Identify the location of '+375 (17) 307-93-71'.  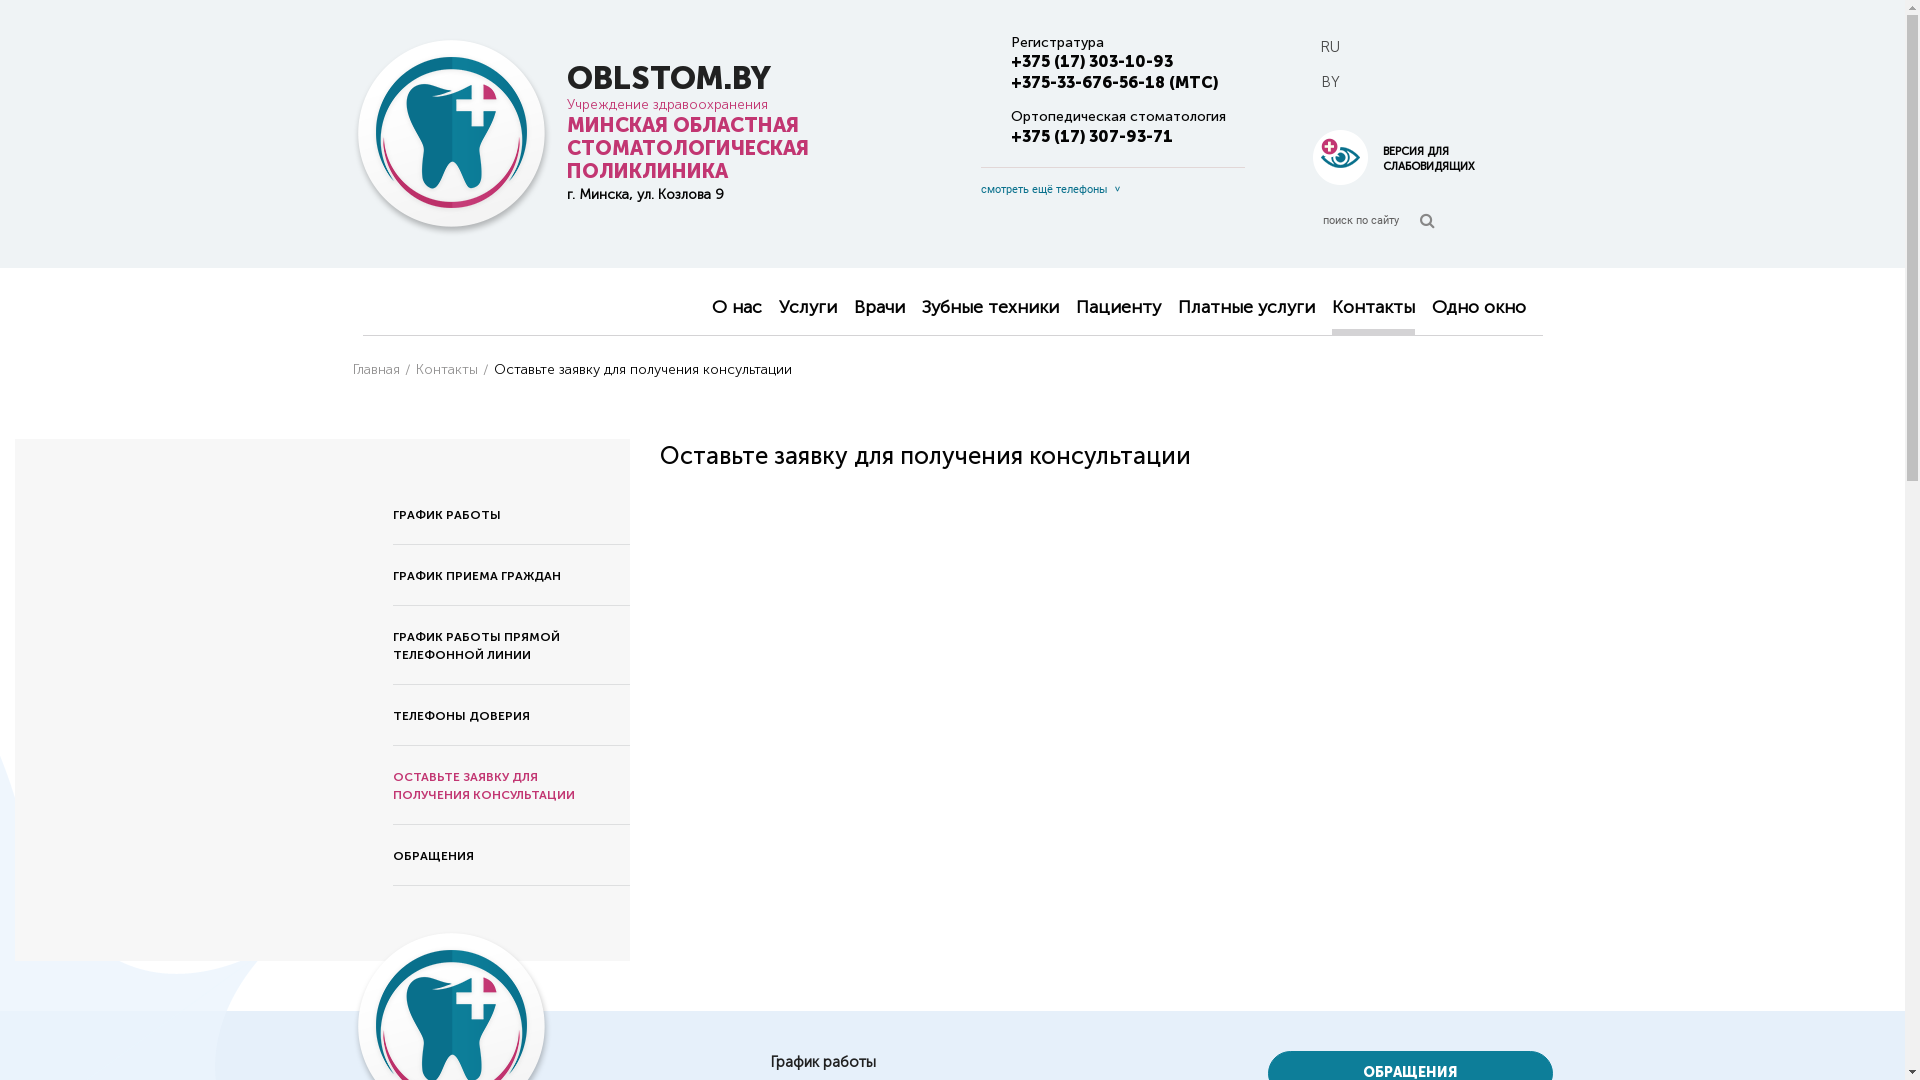
(1089, 135).